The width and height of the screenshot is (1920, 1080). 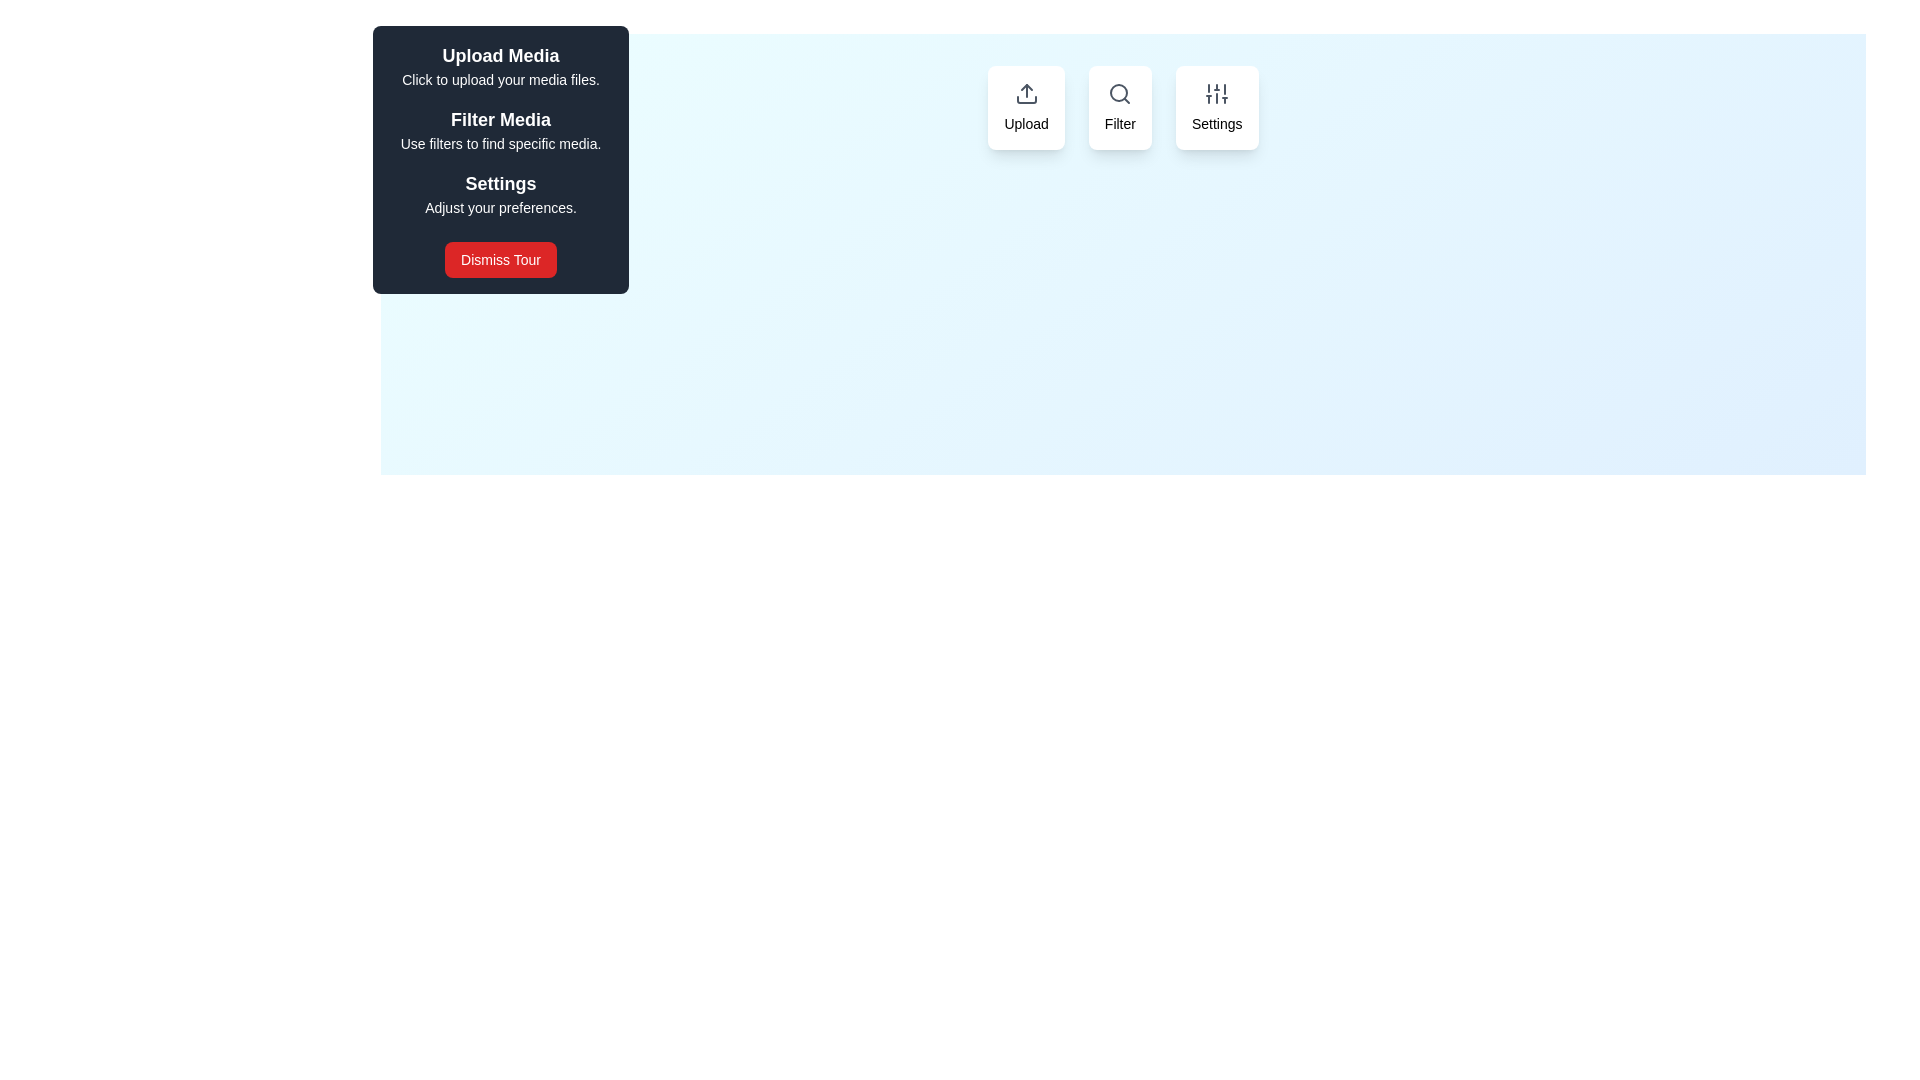 What do you see at coordinates (1216, 123) in the screenshot?
I see `'Settings' text label located below the sliders icon in the third card of a horizontal group of three cards` at bounding box center [1216, 123].